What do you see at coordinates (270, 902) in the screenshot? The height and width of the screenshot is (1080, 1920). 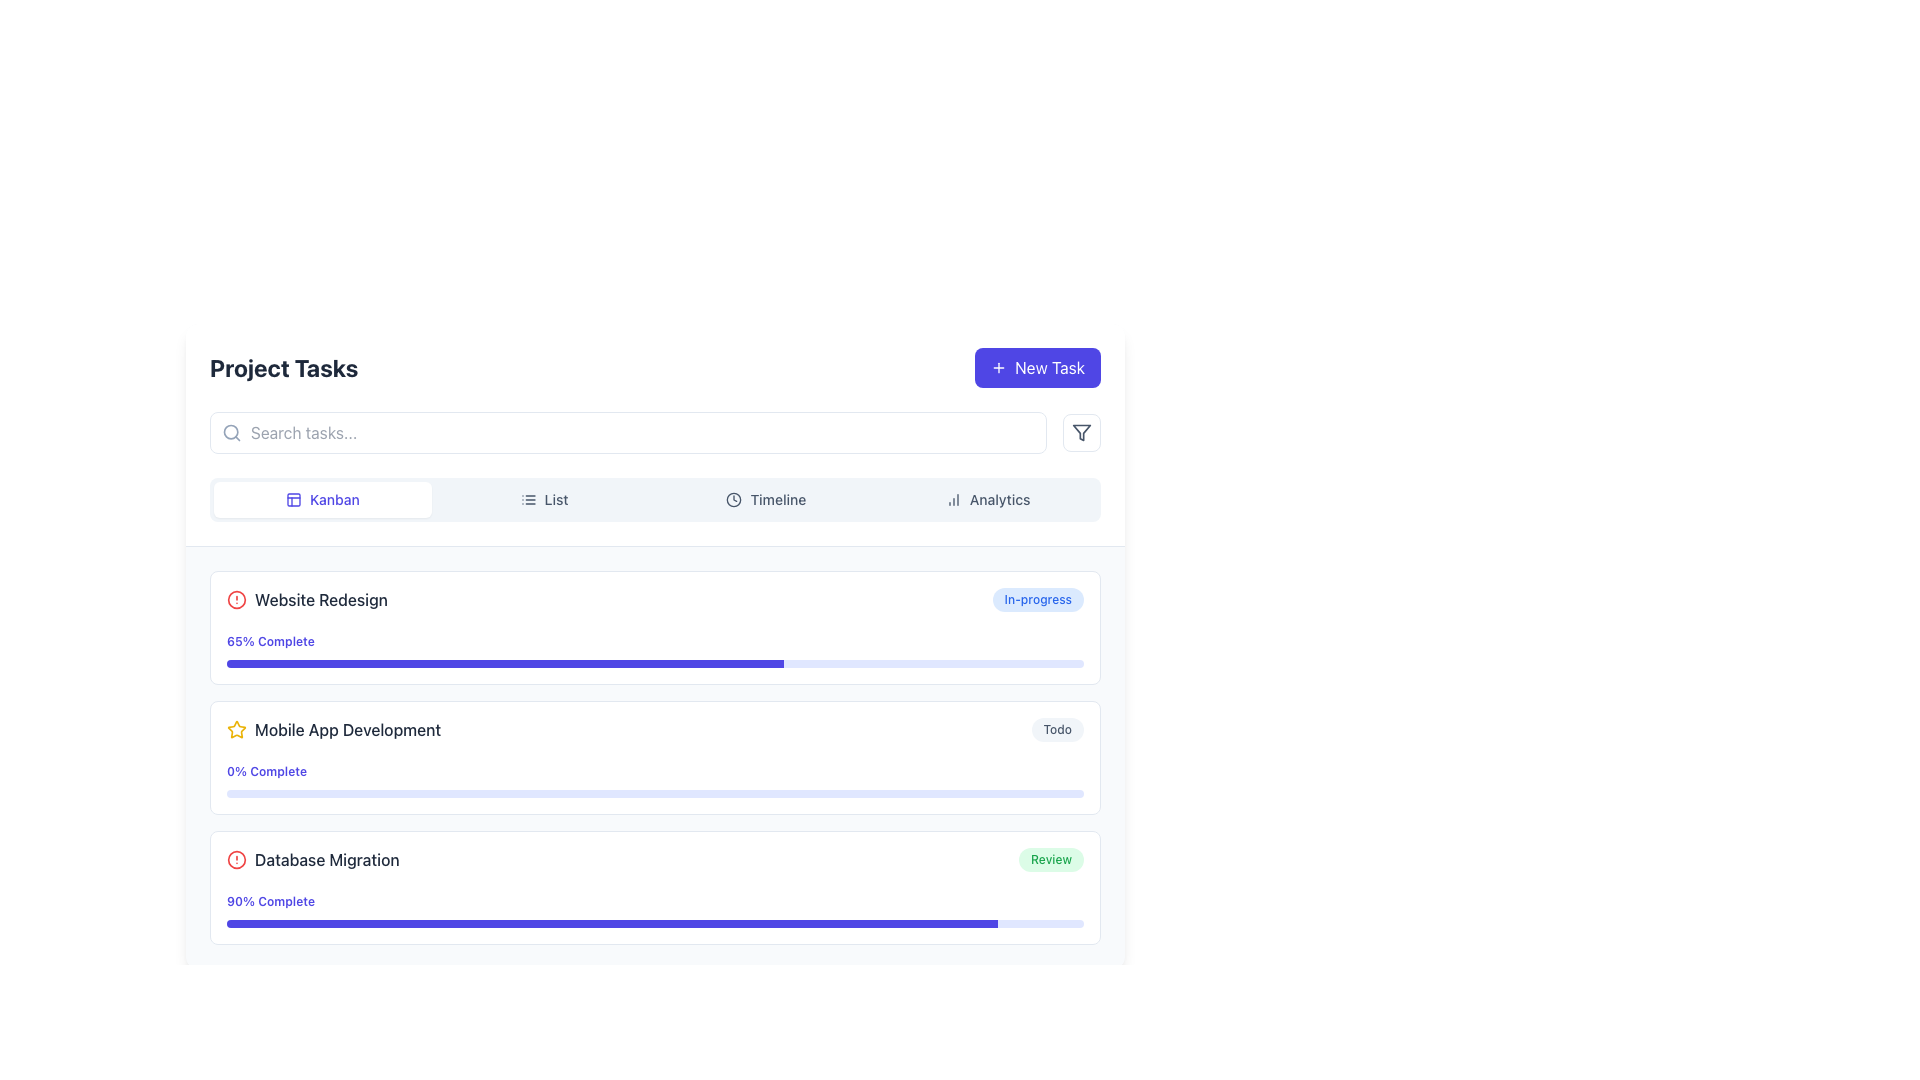 I see `the Text Label that indicates the progress percentage of the 'Database Migration' task, positioned below the heading and above the progress bar in the third task section of the 'Project Tasks' interface` at bounding box center [270, 902].